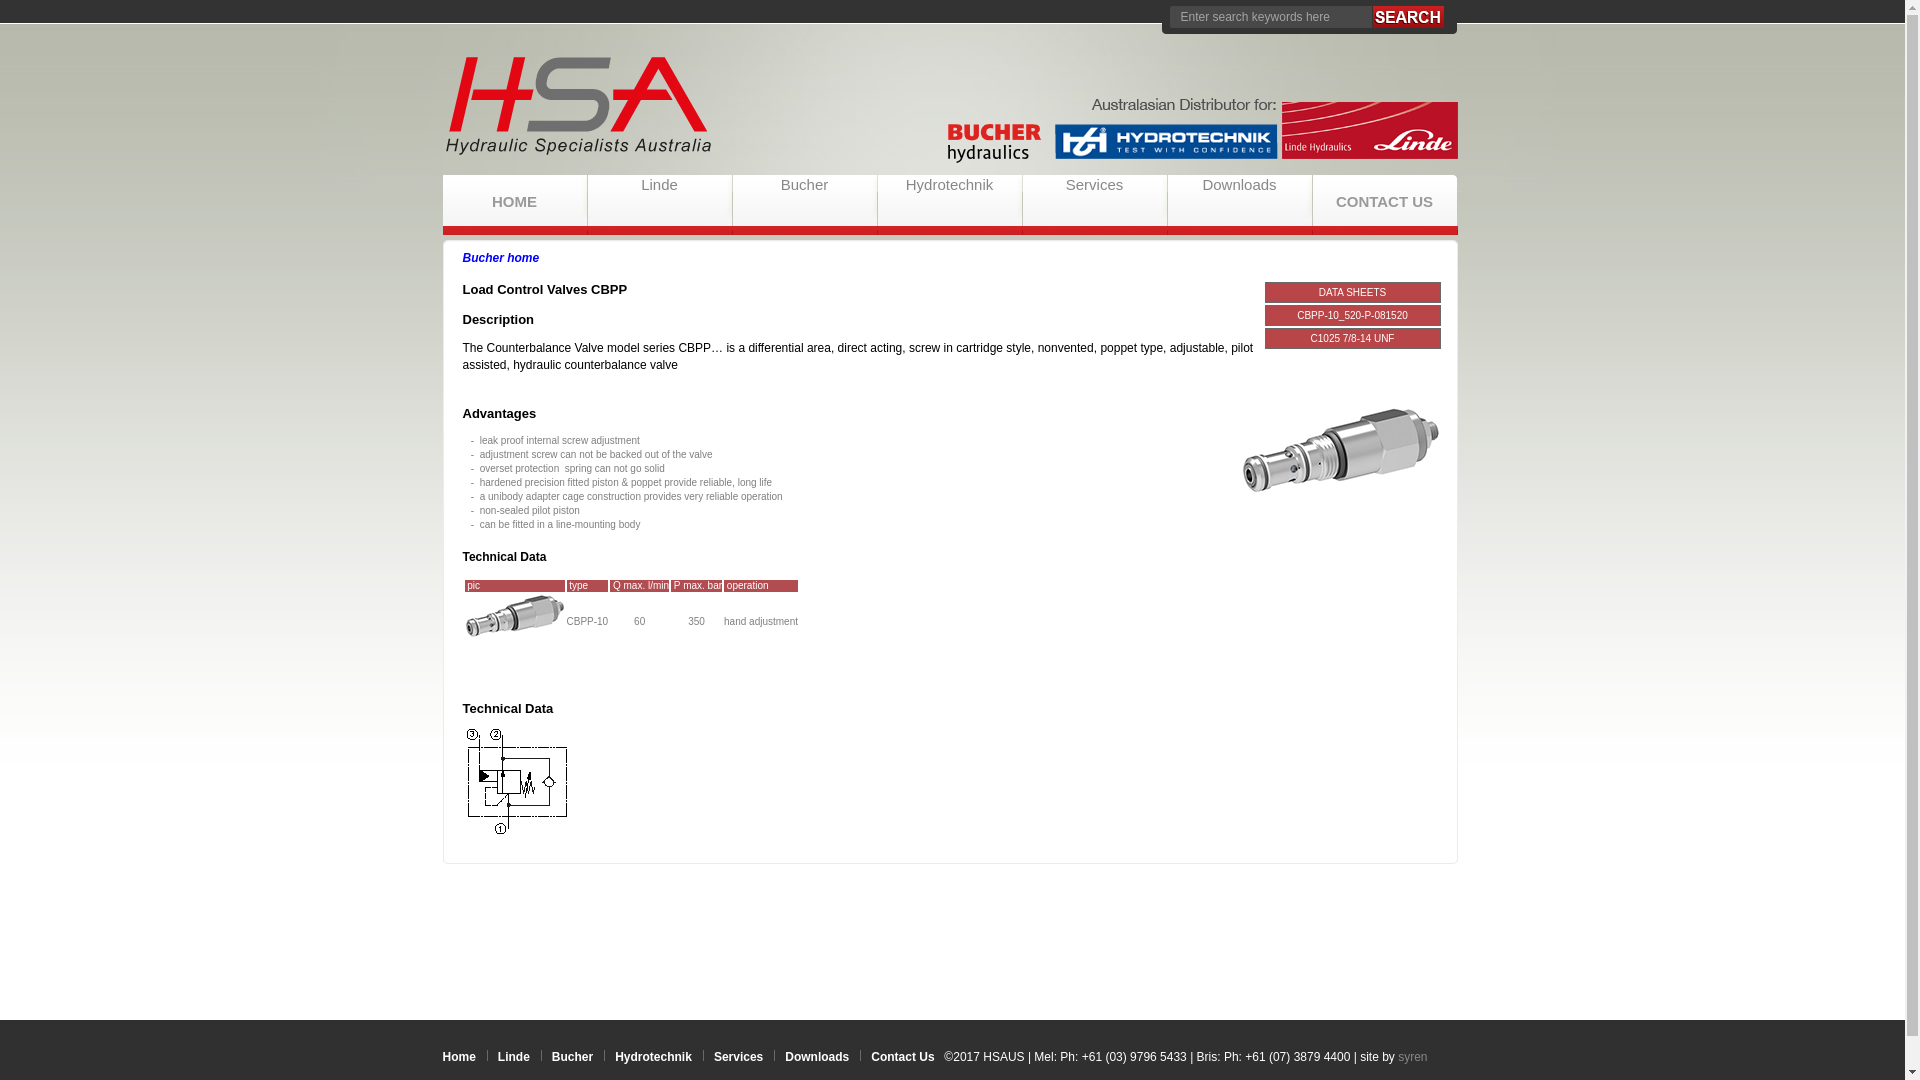 Image resolution: width=1920 pixels, height=1080 pixels. Describe the element at coordinates (1382, 200) in the screenshot. I see `'CONTACT US'` at that location.